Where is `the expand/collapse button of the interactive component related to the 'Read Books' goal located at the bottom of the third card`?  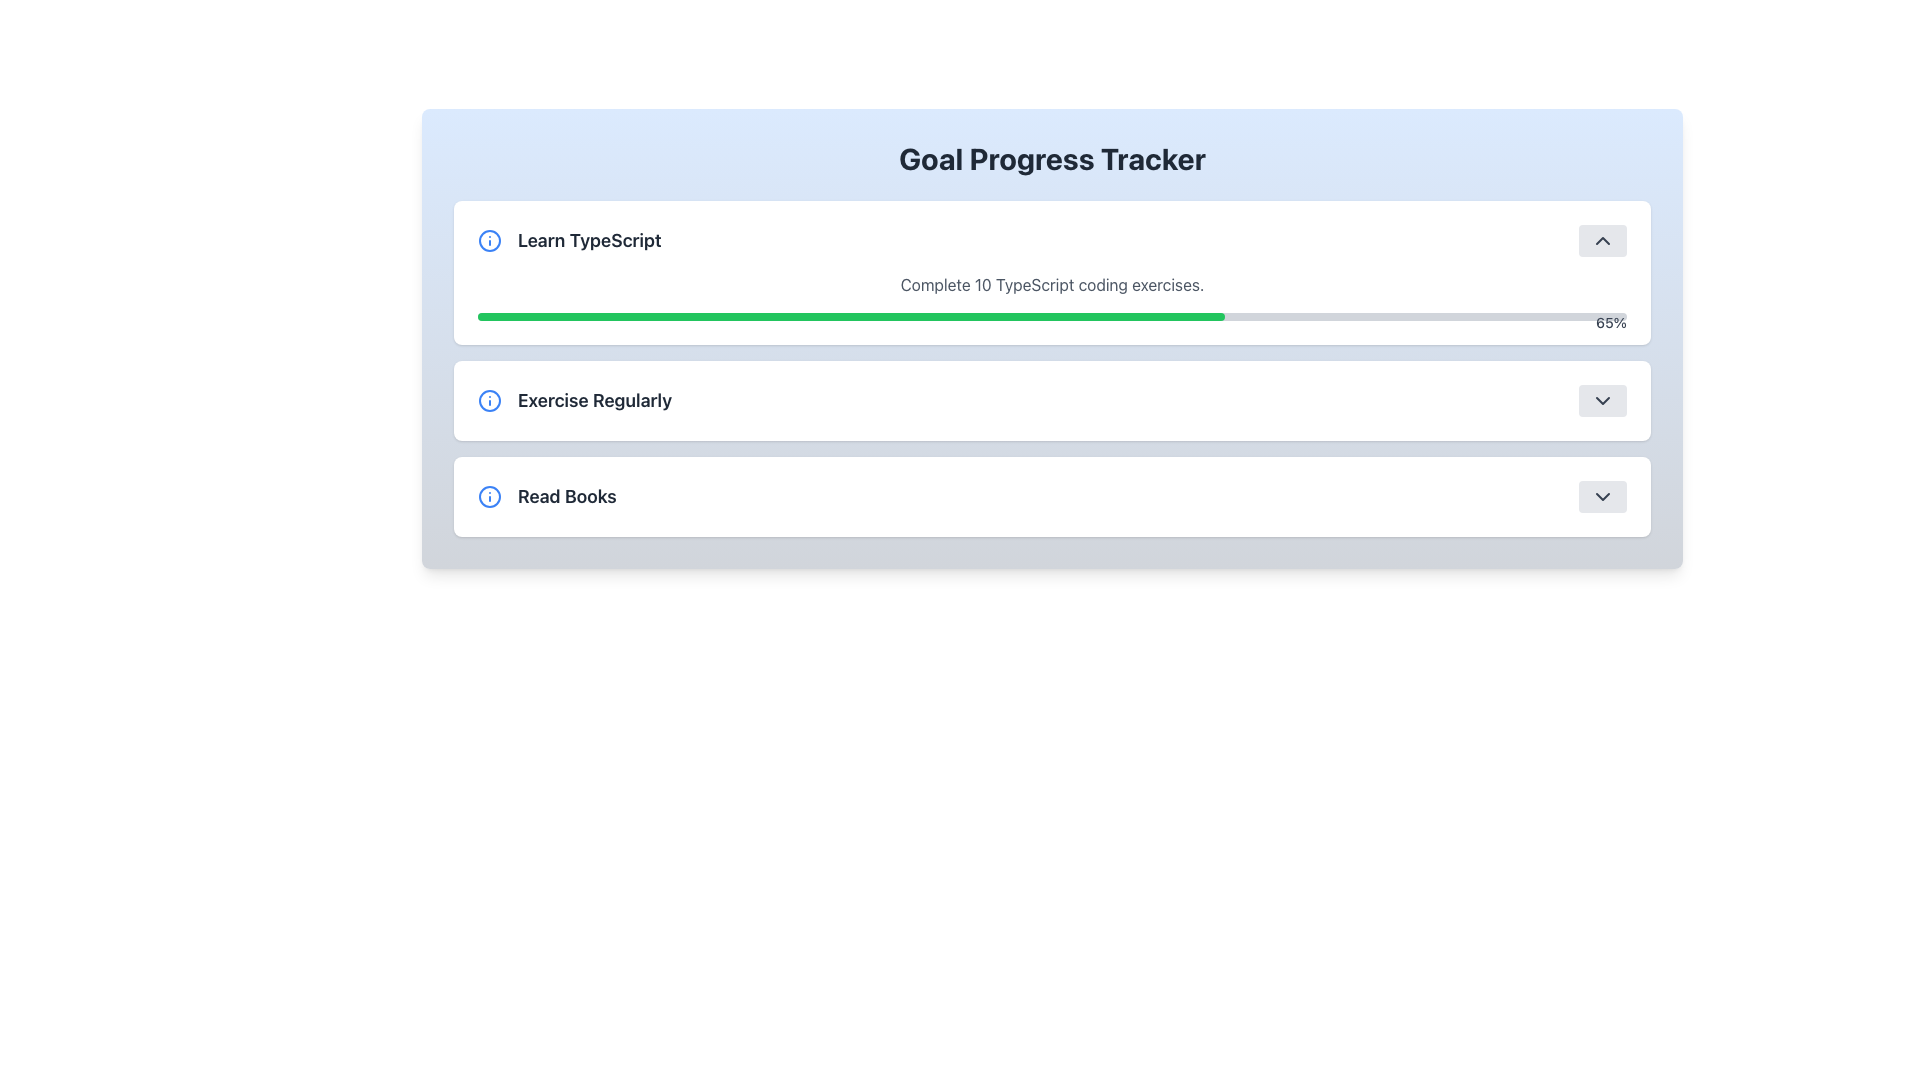 the expand/collapse button of the interactive component related to the 'Read Books' goal located at the bottom of the third card is located at coordinates (1051, 496).